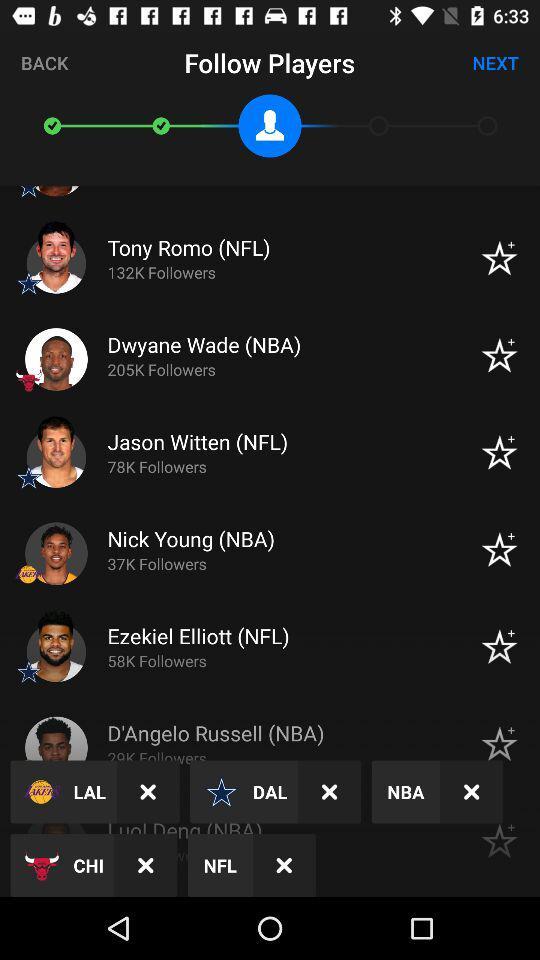  I want to click on next icon, so click(494, 62).